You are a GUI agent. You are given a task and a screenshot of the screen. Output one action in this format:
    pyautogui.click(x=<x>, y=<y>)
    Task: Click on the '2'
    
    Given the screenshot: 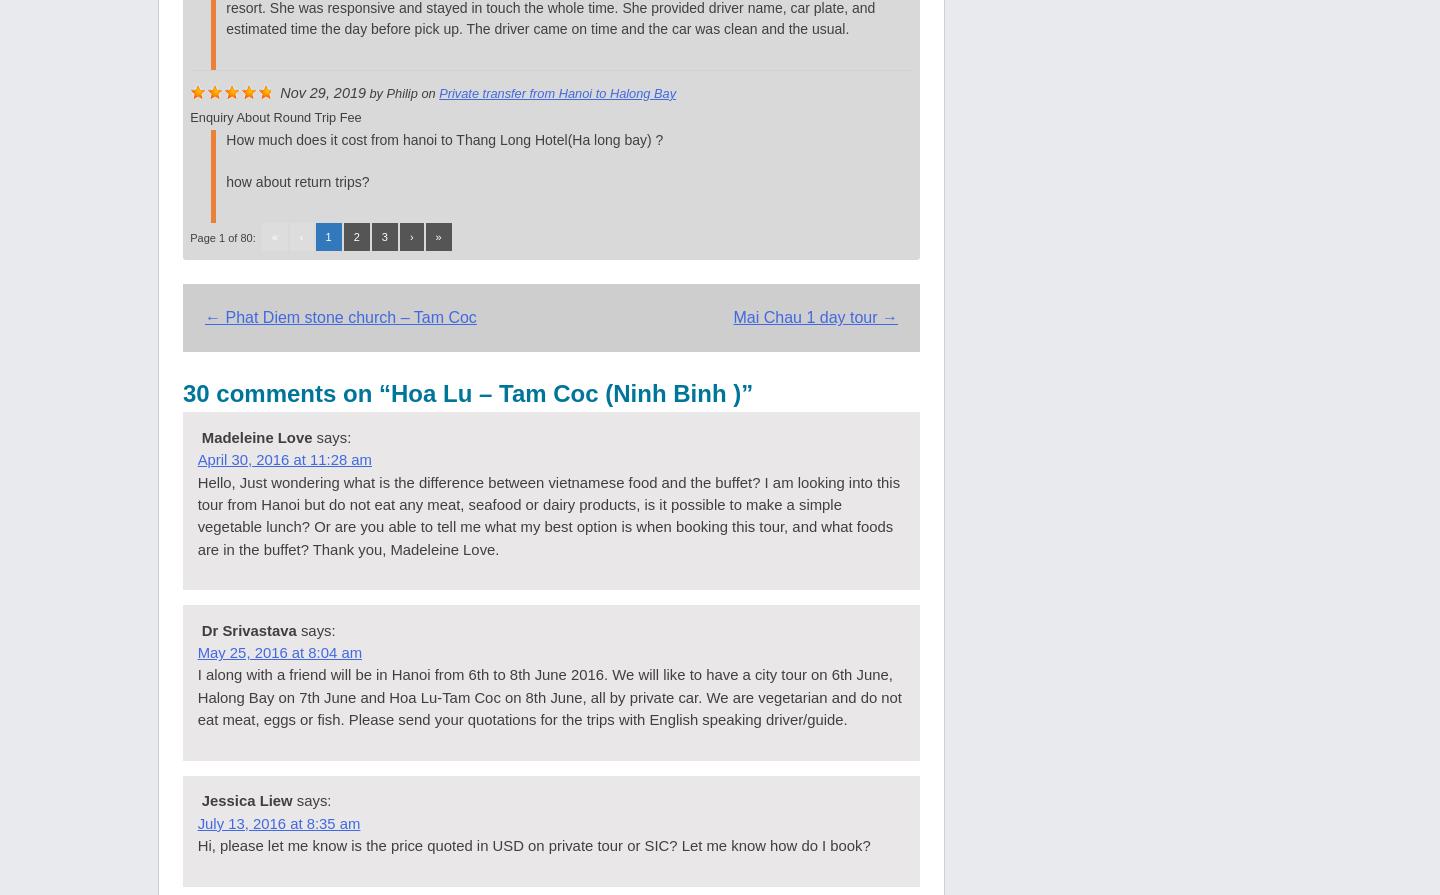 What is the action you would take?
    pyautogui.click(x=355, y=236)
    